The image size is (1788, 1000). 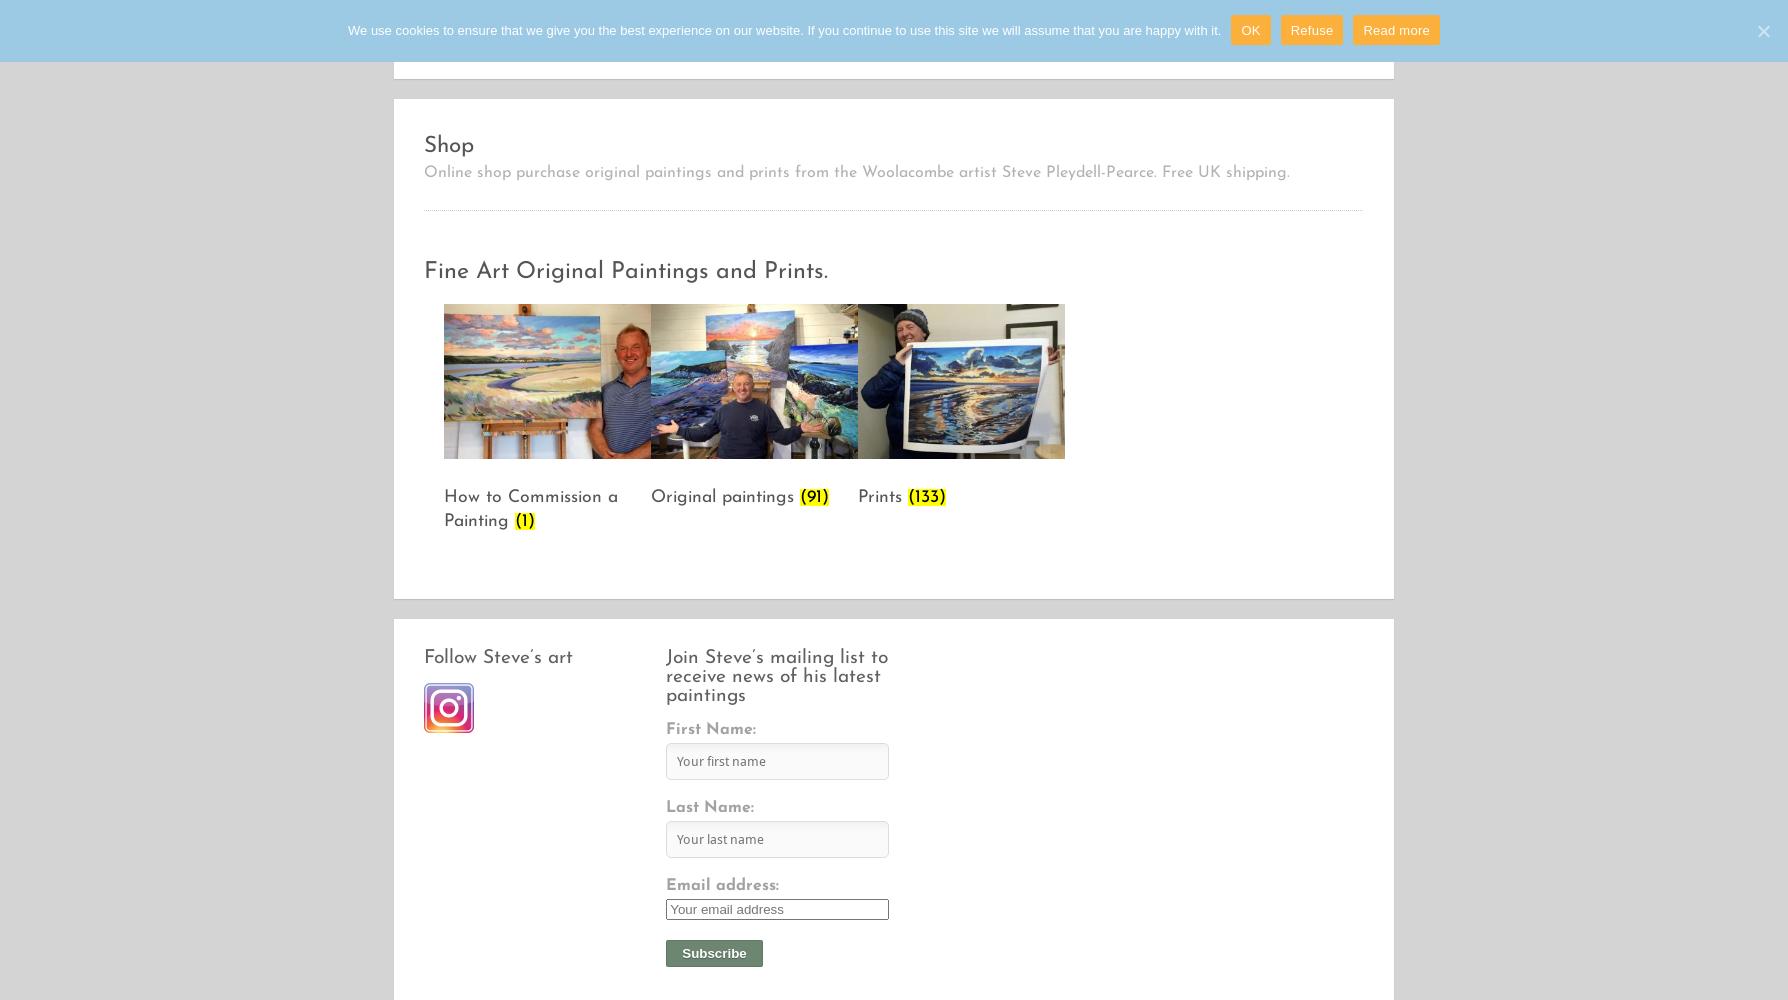 I want to click on 'Last Name:', so click(x=709, y=808).